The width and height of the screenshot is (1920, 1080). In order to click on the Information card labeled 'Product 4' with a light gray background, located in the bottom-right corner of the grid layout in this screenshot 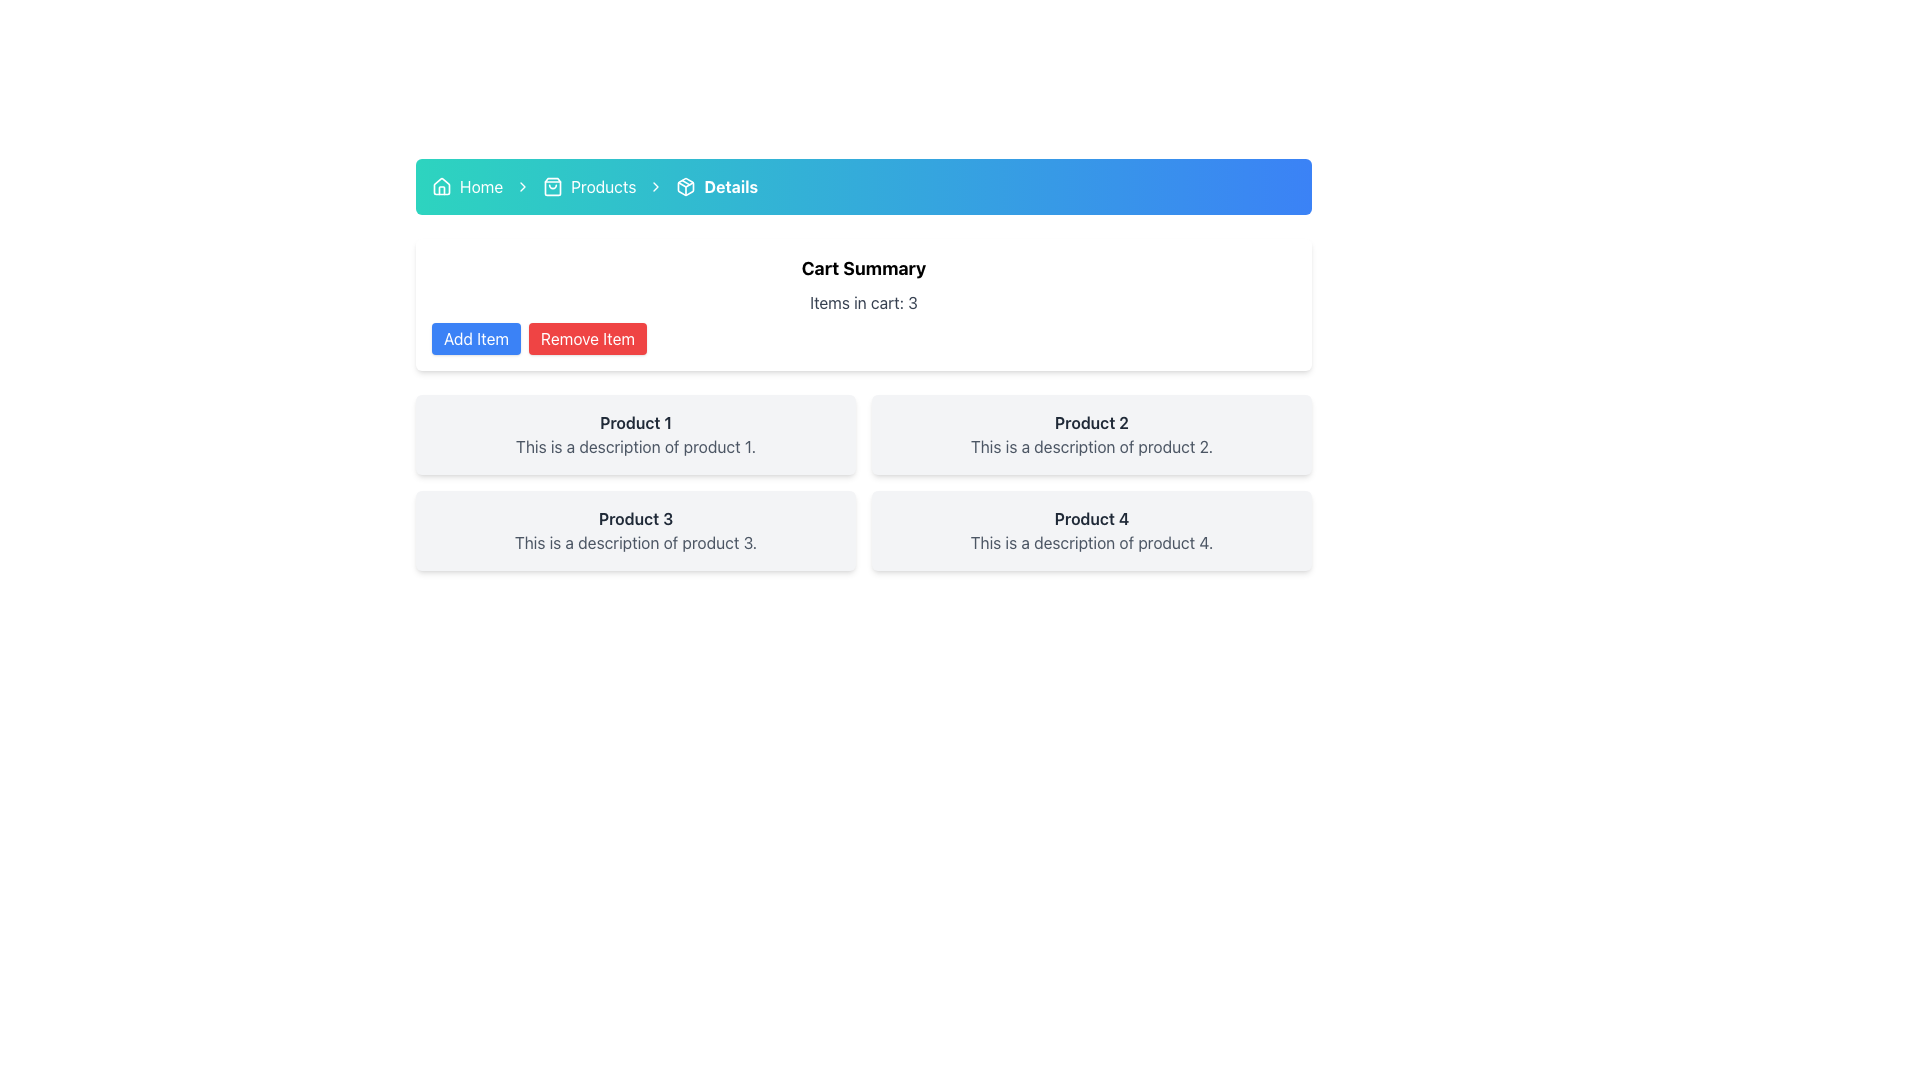, I will do `click(1090, 530)`.